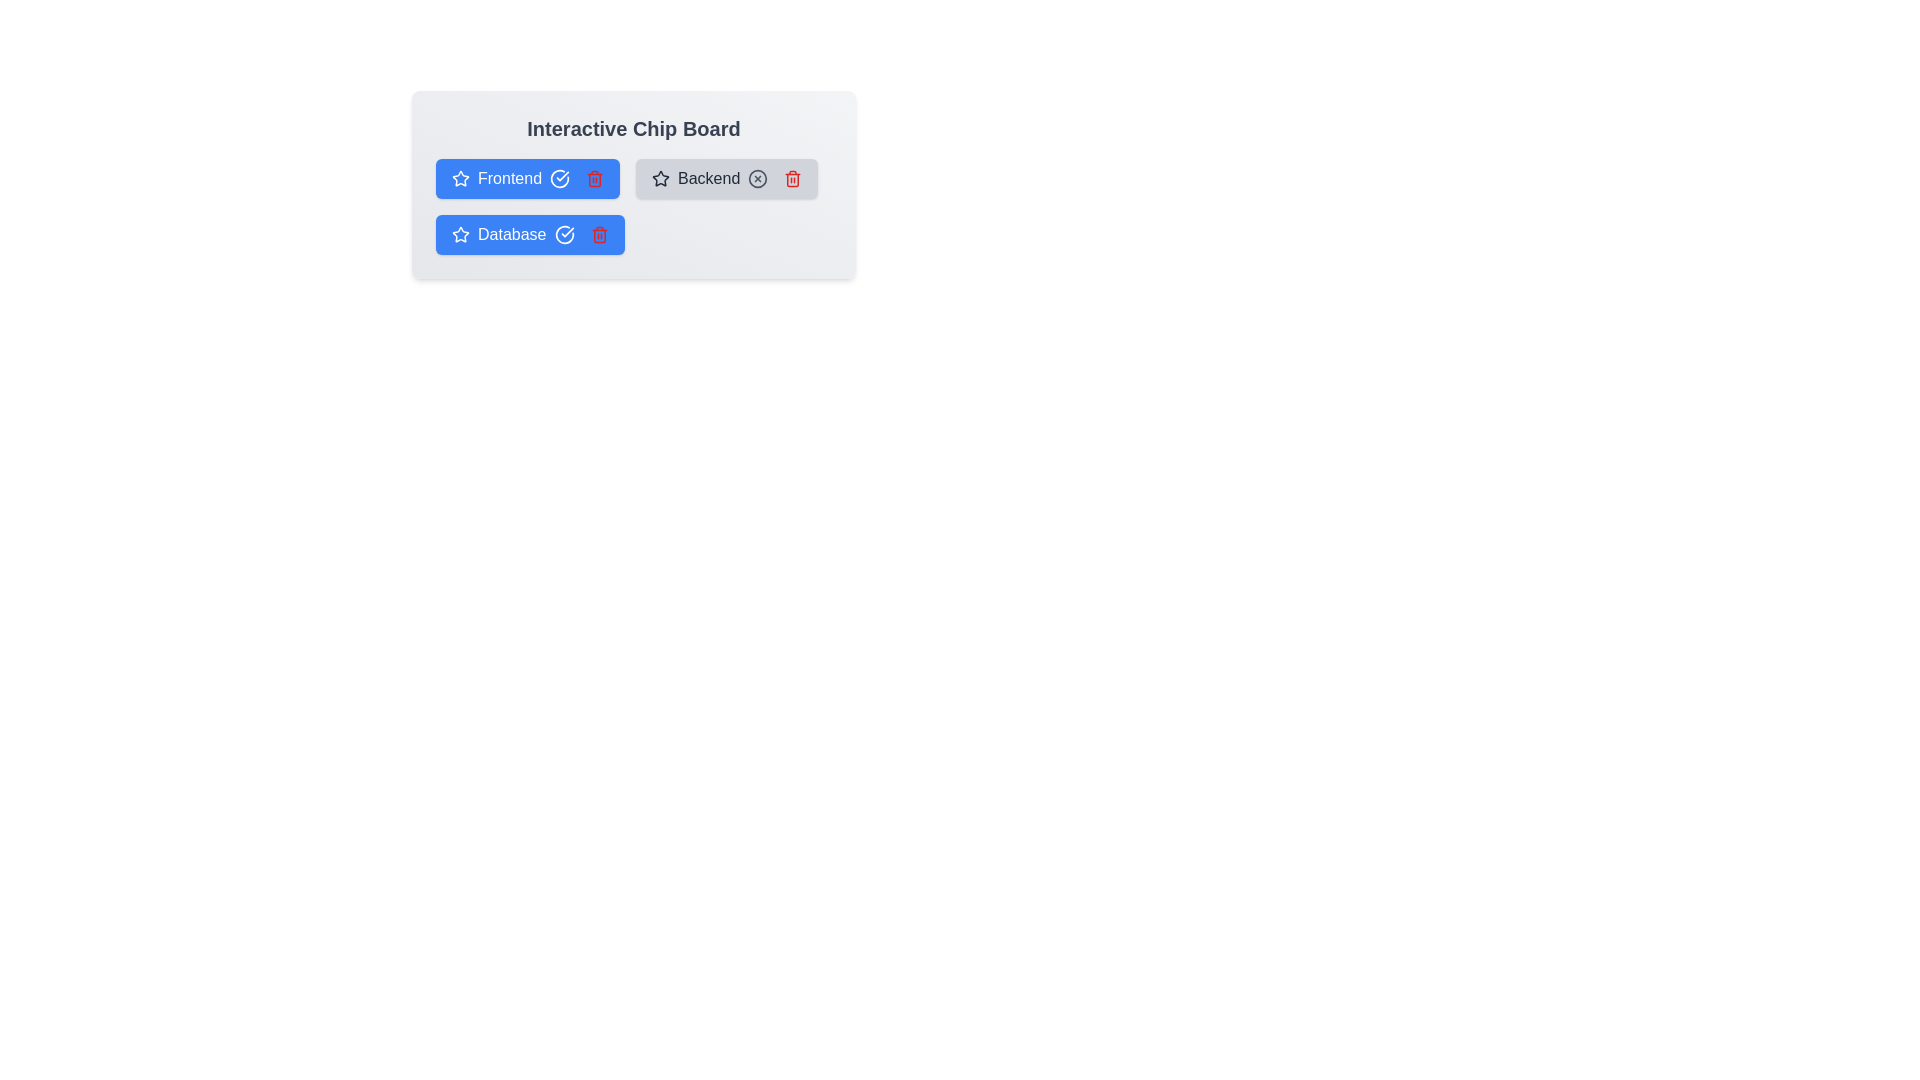 The image size is (1920, 1080). I want to click on the chip labeled Database to toggle its selection state, so click(529, 234).